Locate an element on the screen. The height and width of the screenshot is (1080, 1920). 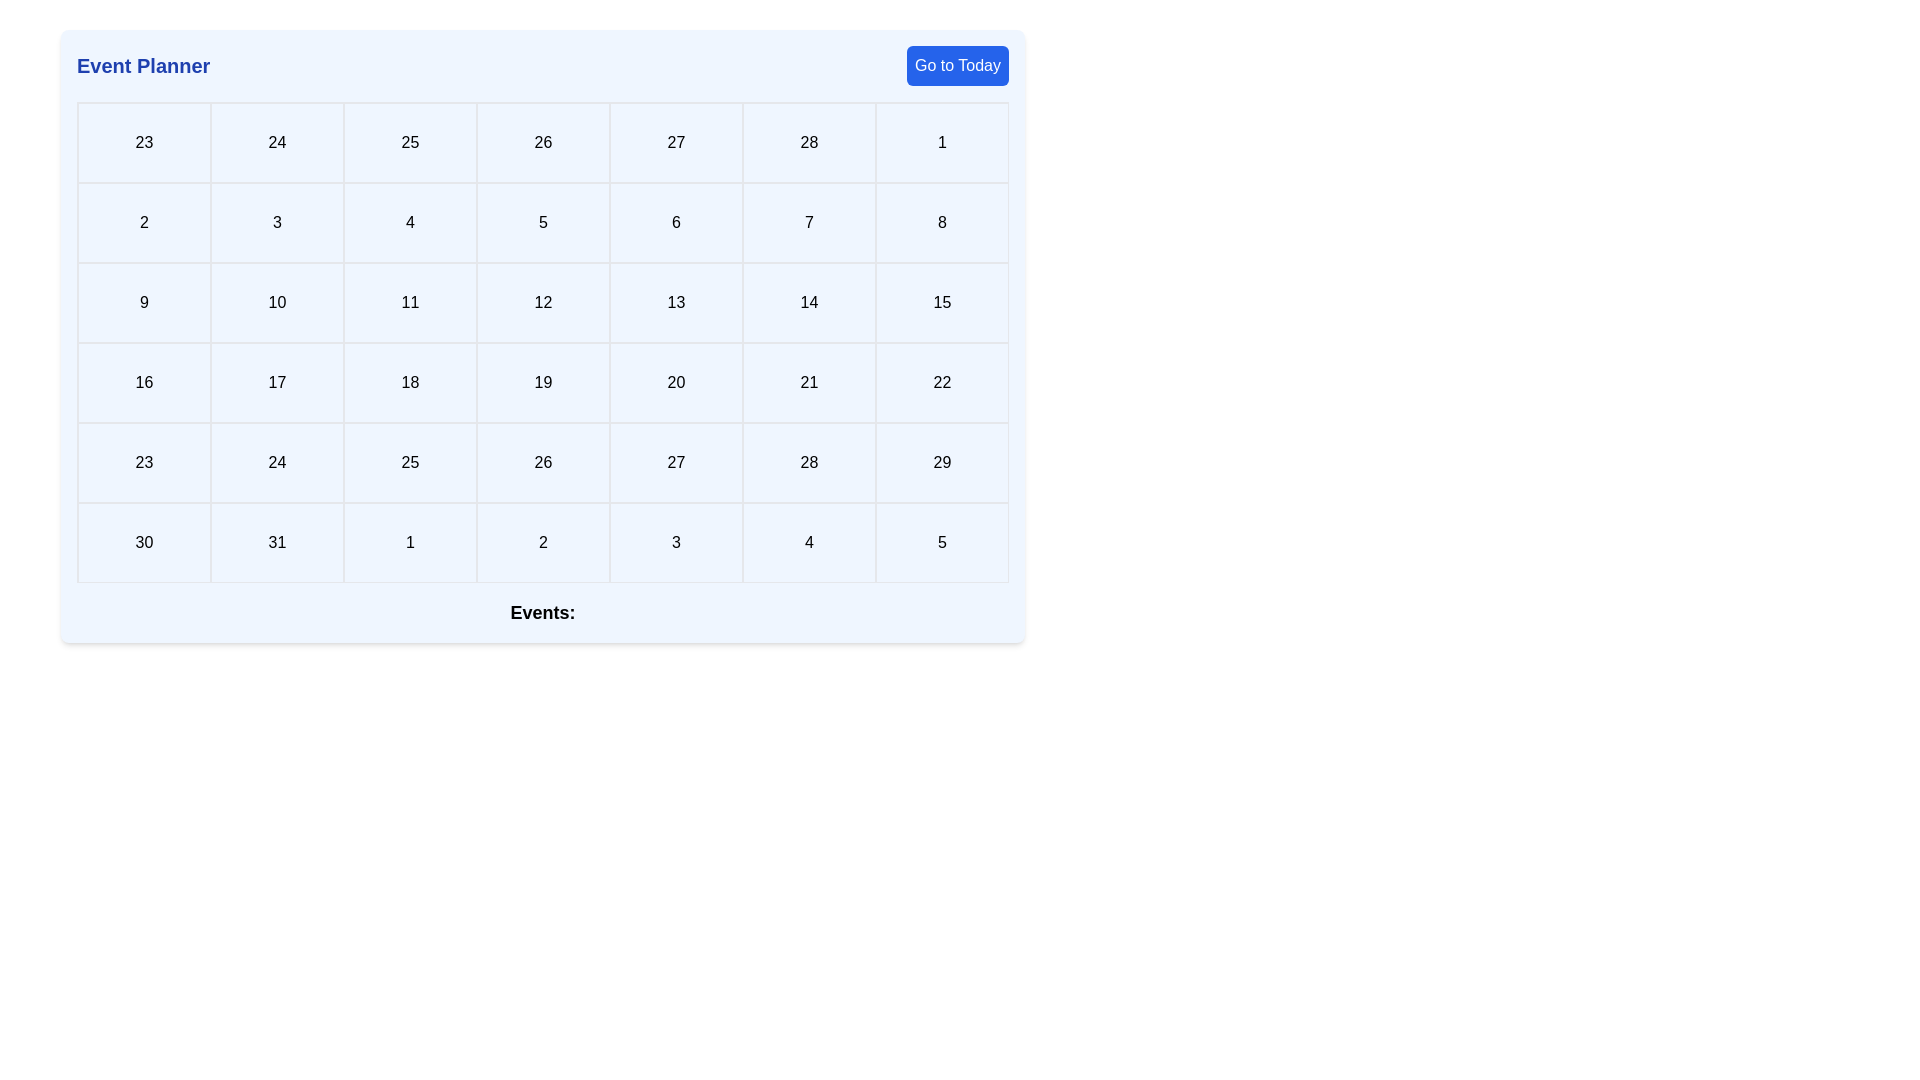
the static grid cell containing the bold black number '4' on a light blue background, located in the sixth row and fourth column of the grid layout is located at coordinates (809, 543).